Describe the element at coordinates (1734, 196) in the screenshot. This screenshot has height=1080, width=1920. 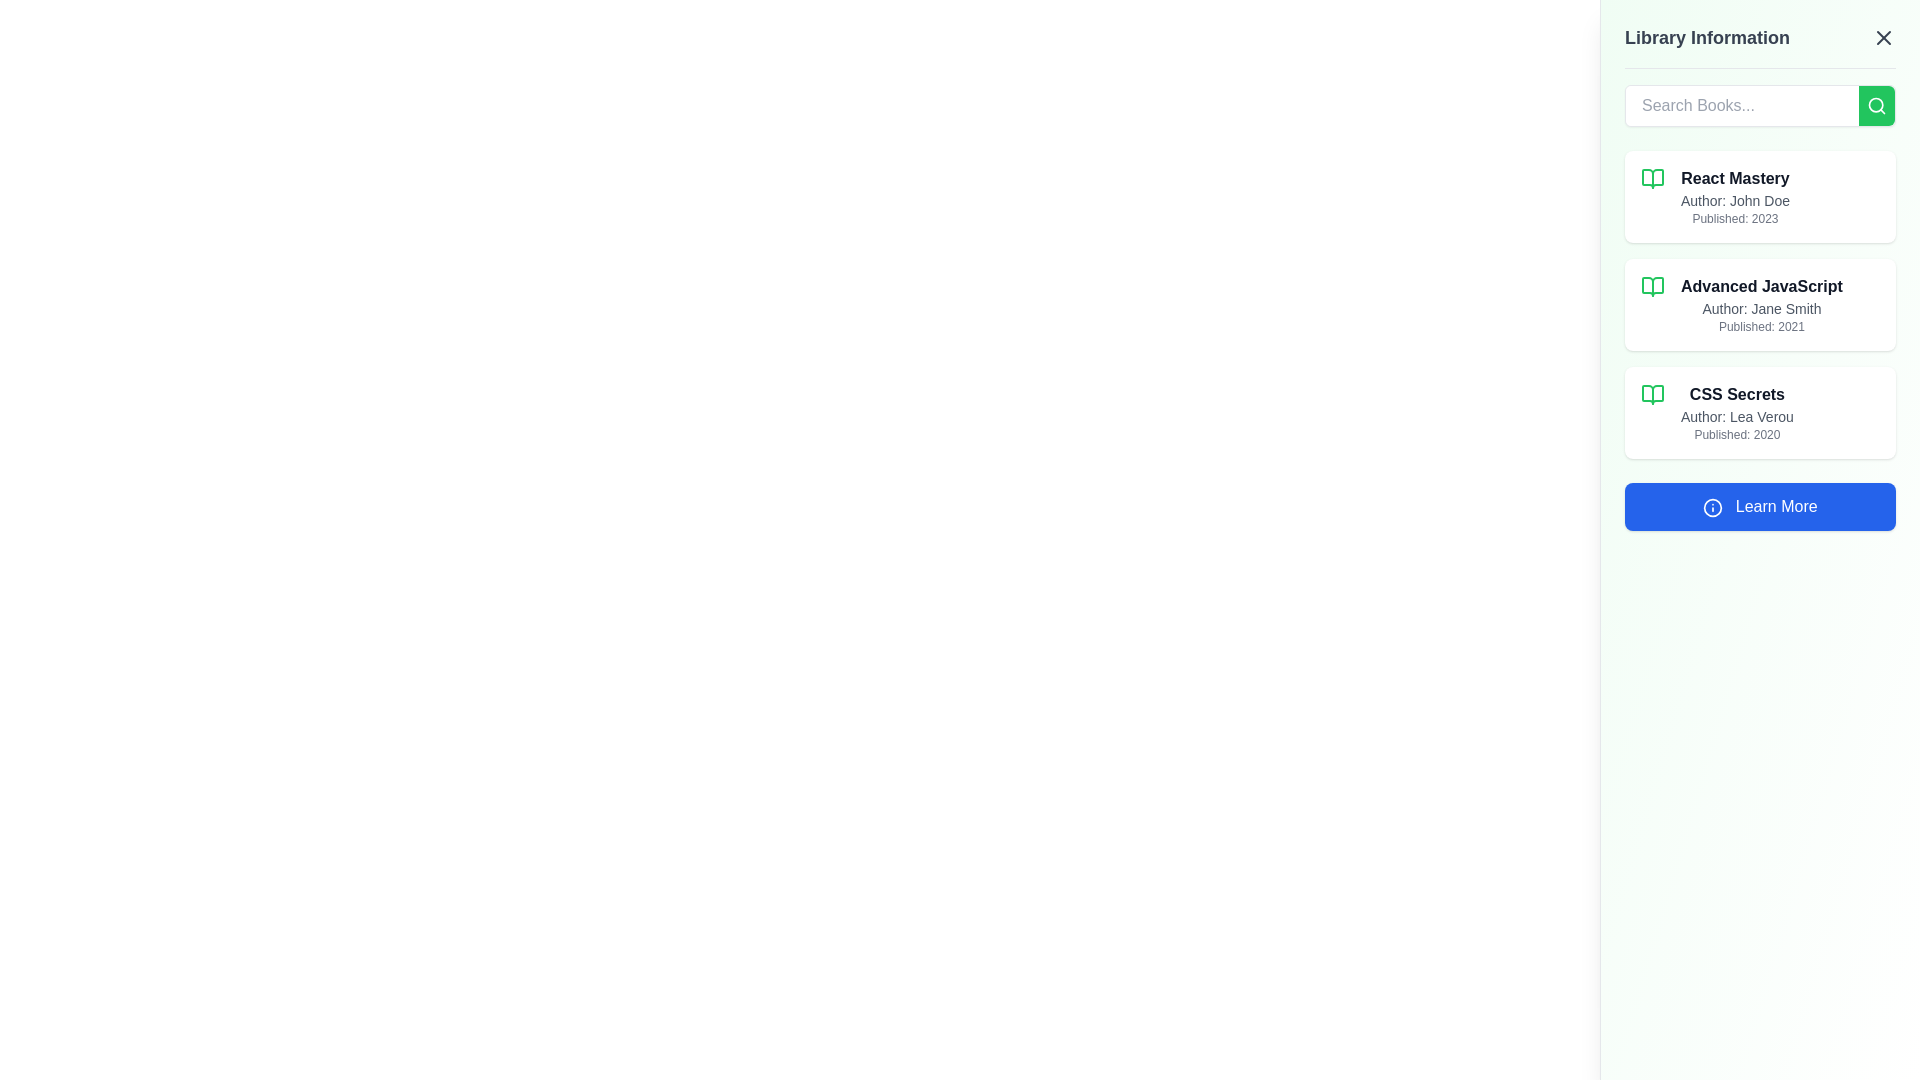
I see `text block containing 'React Mastery', 'Author: John Doe', and 'Published: 2023' which is centrally aligned within the Library Information panel, located beneath the search bar` at that location.